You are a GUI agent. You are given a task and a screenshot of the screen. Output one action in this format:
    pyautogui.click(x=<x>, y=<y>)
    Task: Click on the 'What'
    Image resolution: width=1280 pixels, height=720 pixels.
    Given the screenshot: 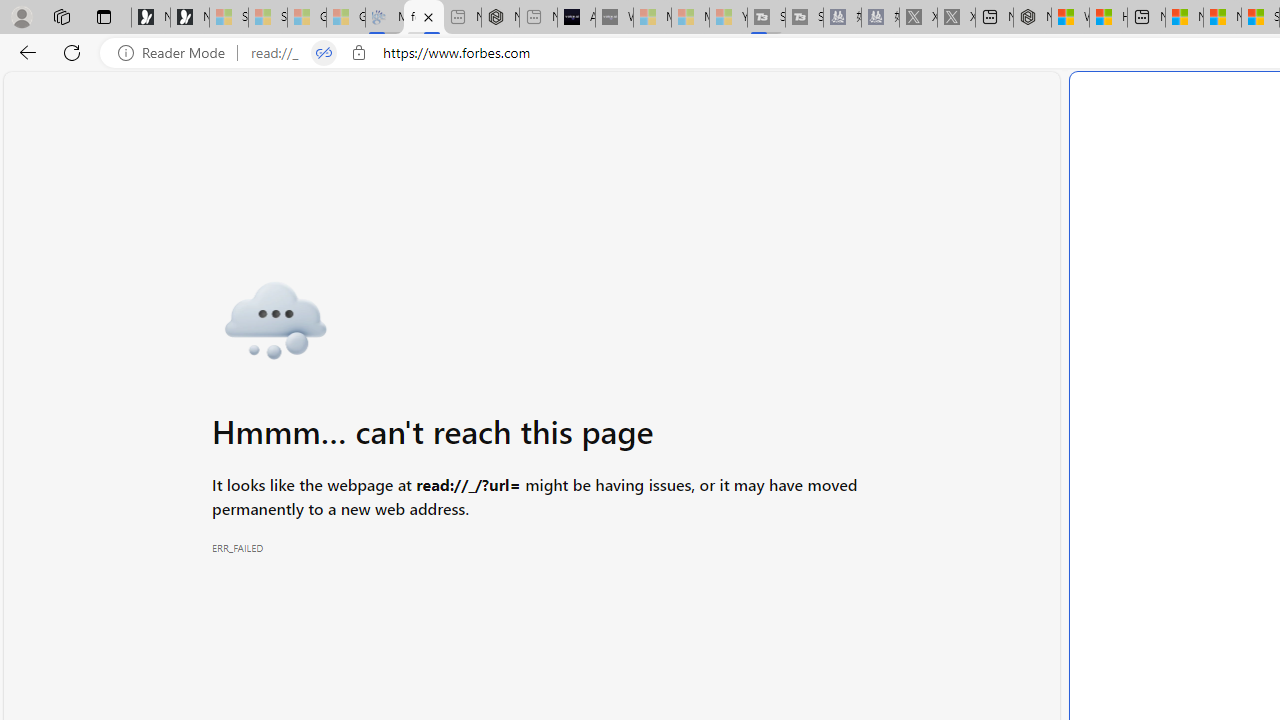 What is the action you would take?
    pyautogui.click(x=614, y=17)
    